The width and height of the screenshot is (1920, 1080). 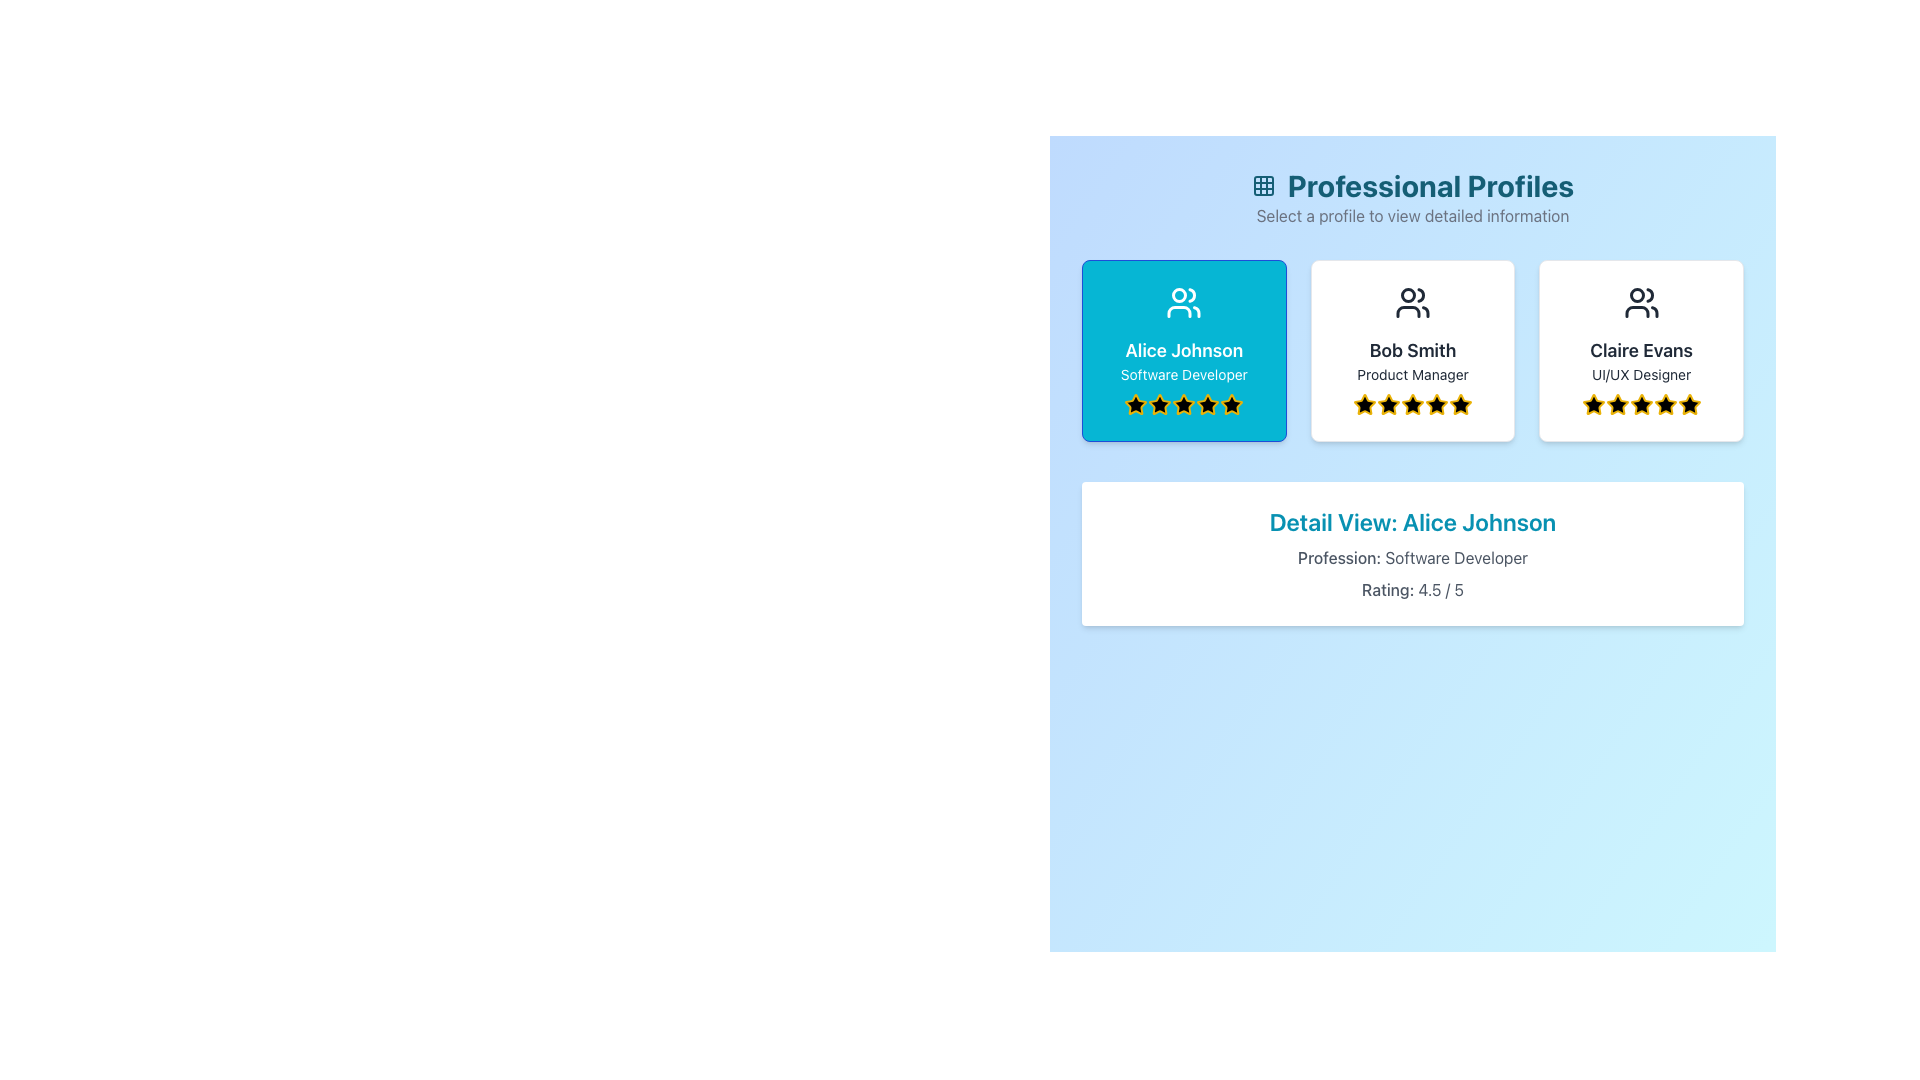 What do you see at coordinates (1617, 405) in the screenshot?
I see `the fourth yellow star icon` at bounding box center [1617, 405].